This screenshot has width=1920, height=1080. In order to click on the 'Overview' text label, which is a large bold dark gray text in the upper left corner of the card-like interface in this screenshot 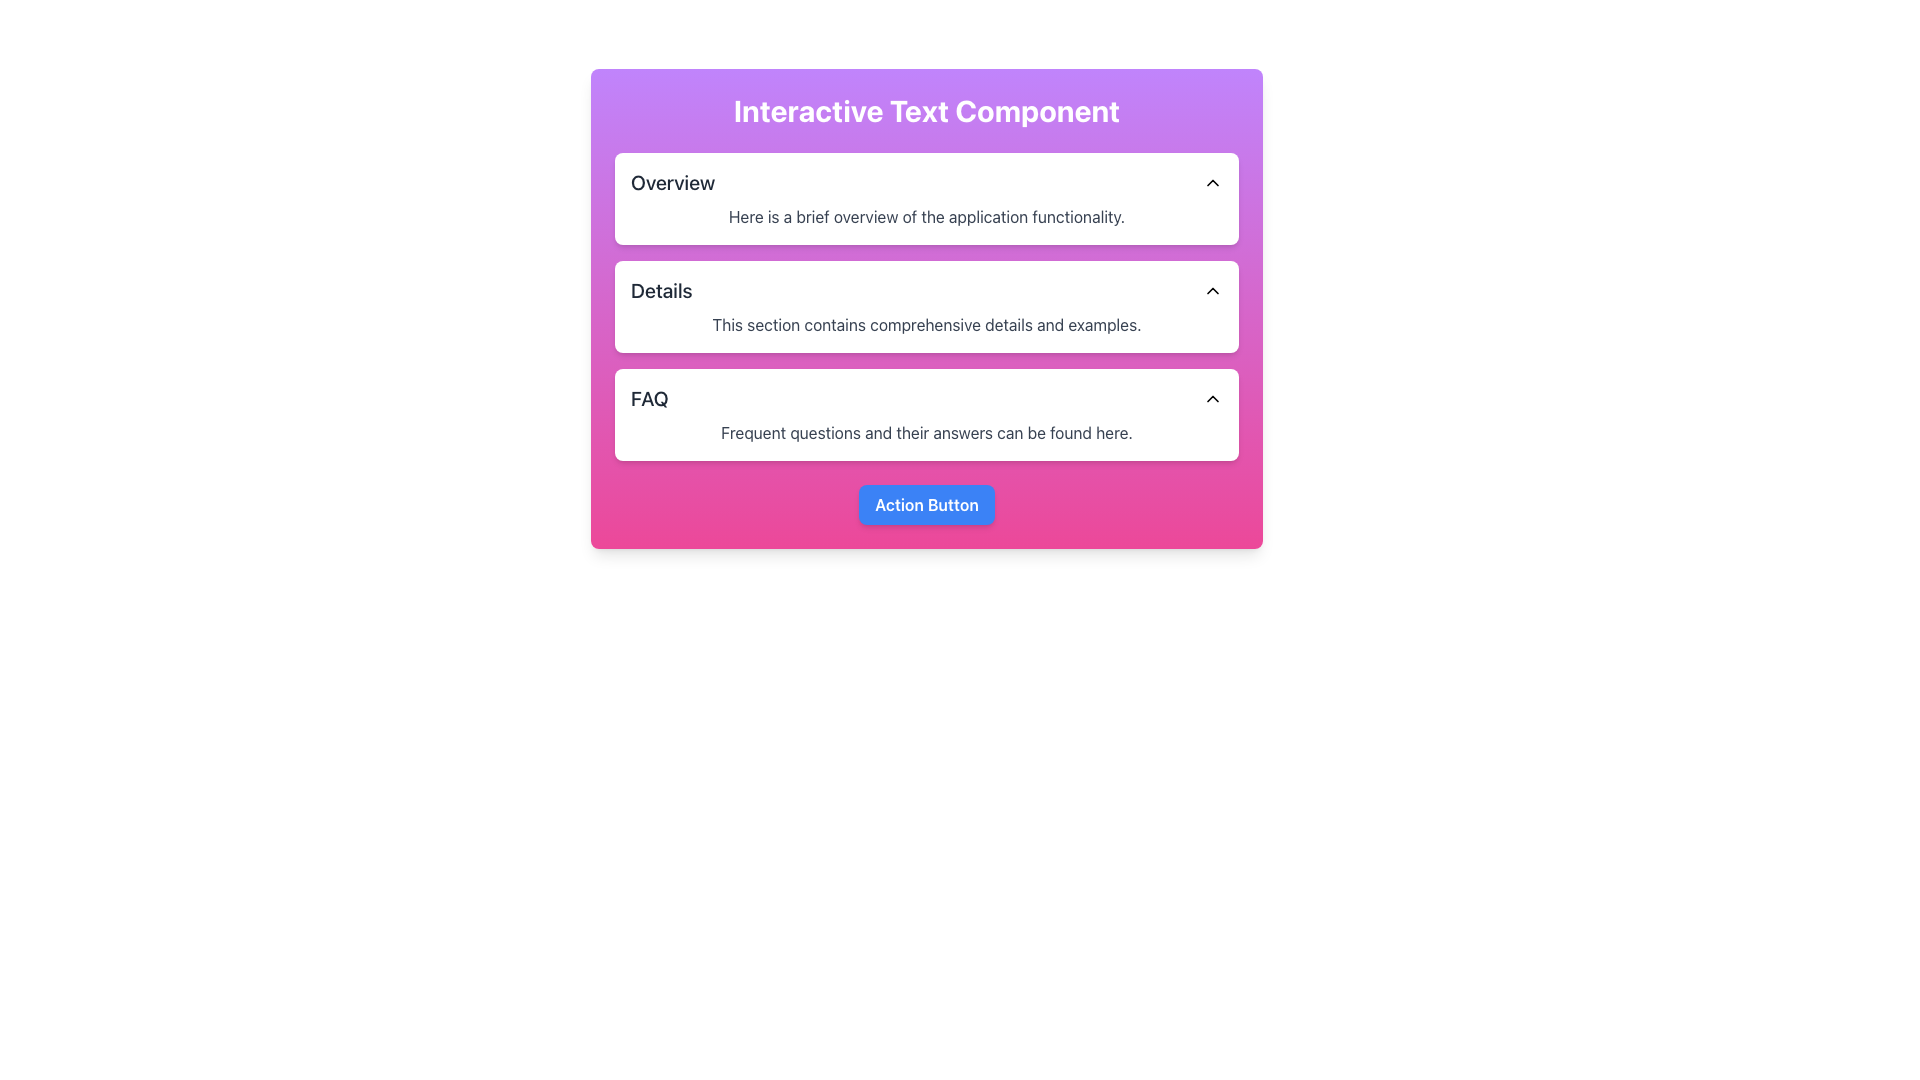, I will do `click(673, 182)`.